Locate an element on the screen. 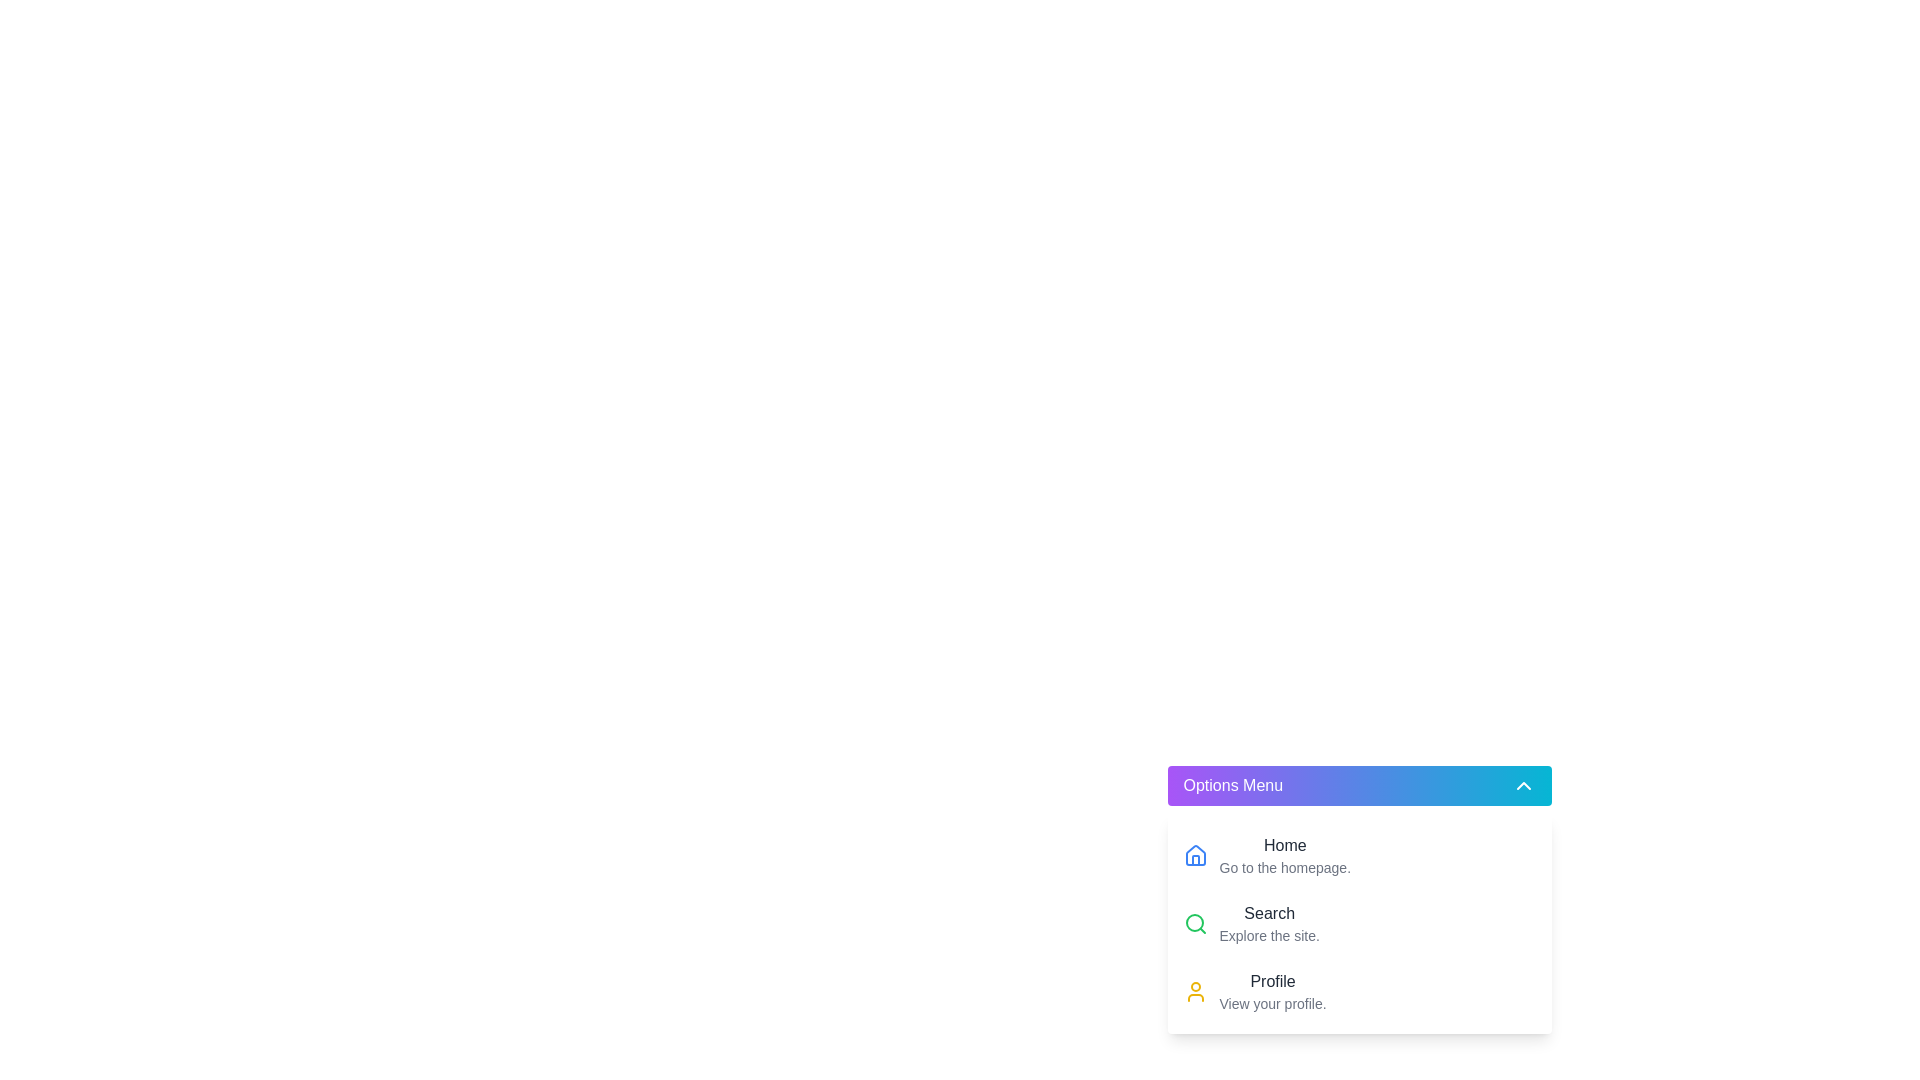  the 'Home' text label element, which is styled with a medium font weight and dark gray color, located at the center of the menu interface adjacent to a house icon is located at coordinates (1285, 845).